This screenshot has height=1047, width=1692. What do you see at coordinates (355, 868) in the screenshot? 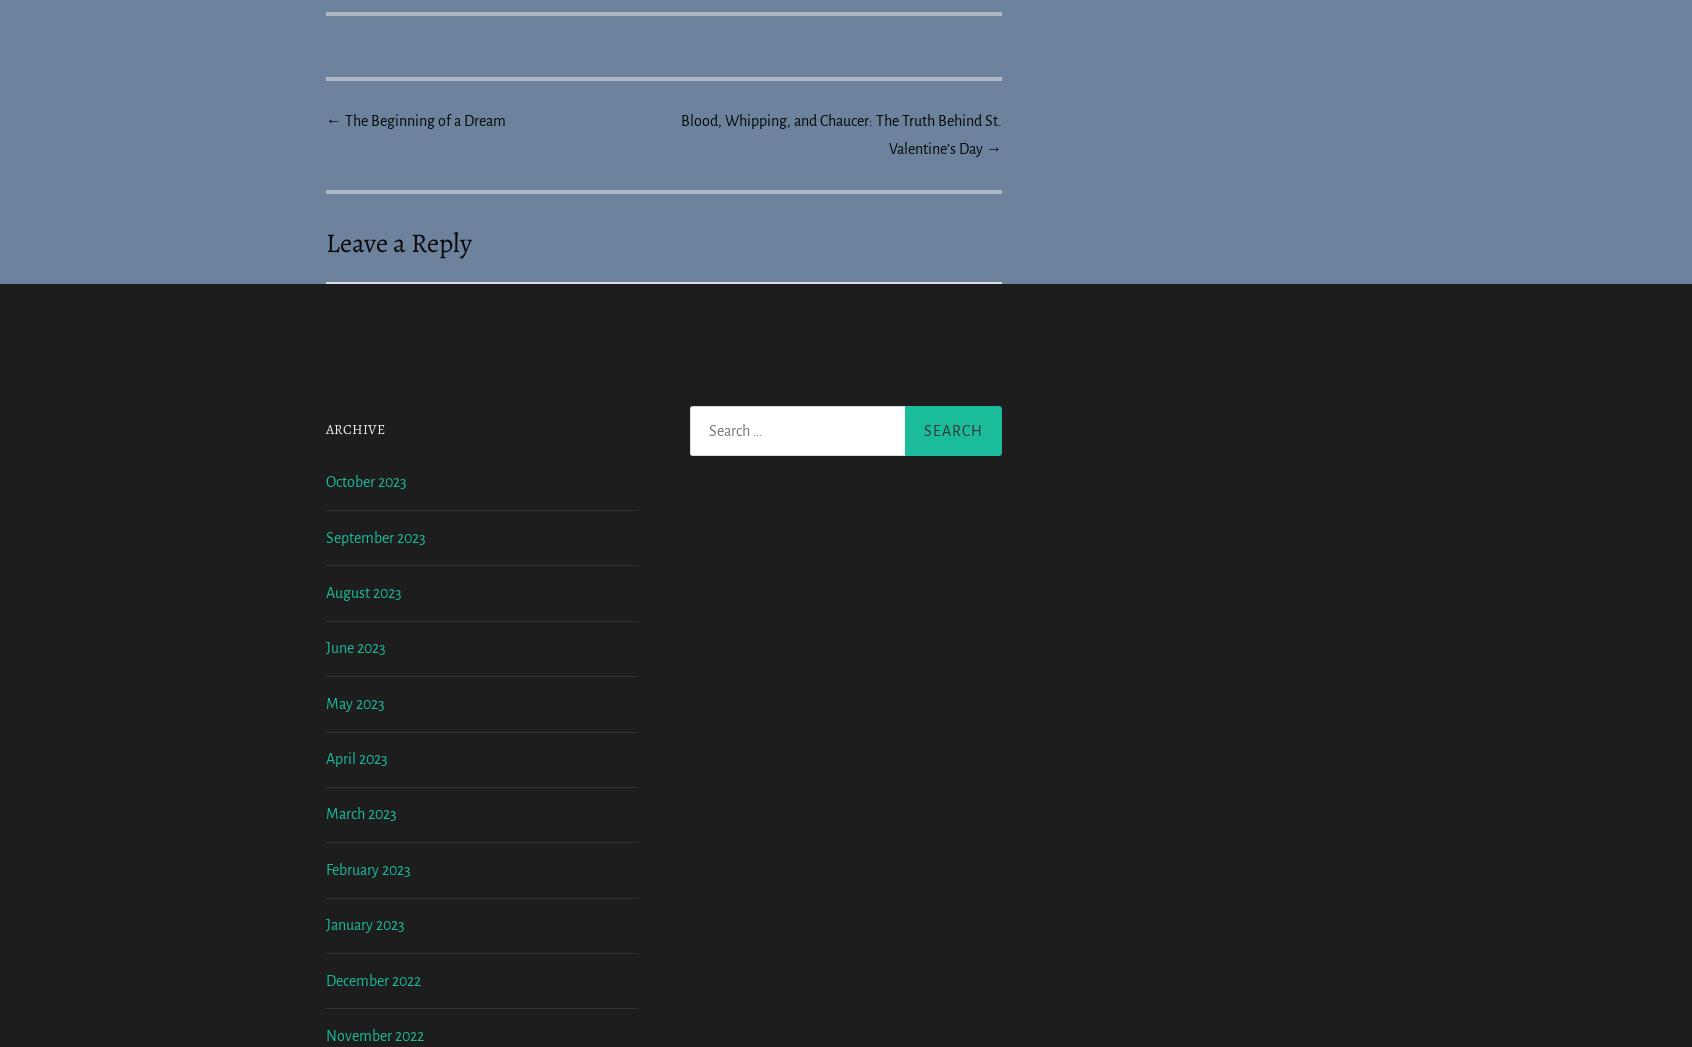
I see `'May 2023'` at bounding box center [355, 868].